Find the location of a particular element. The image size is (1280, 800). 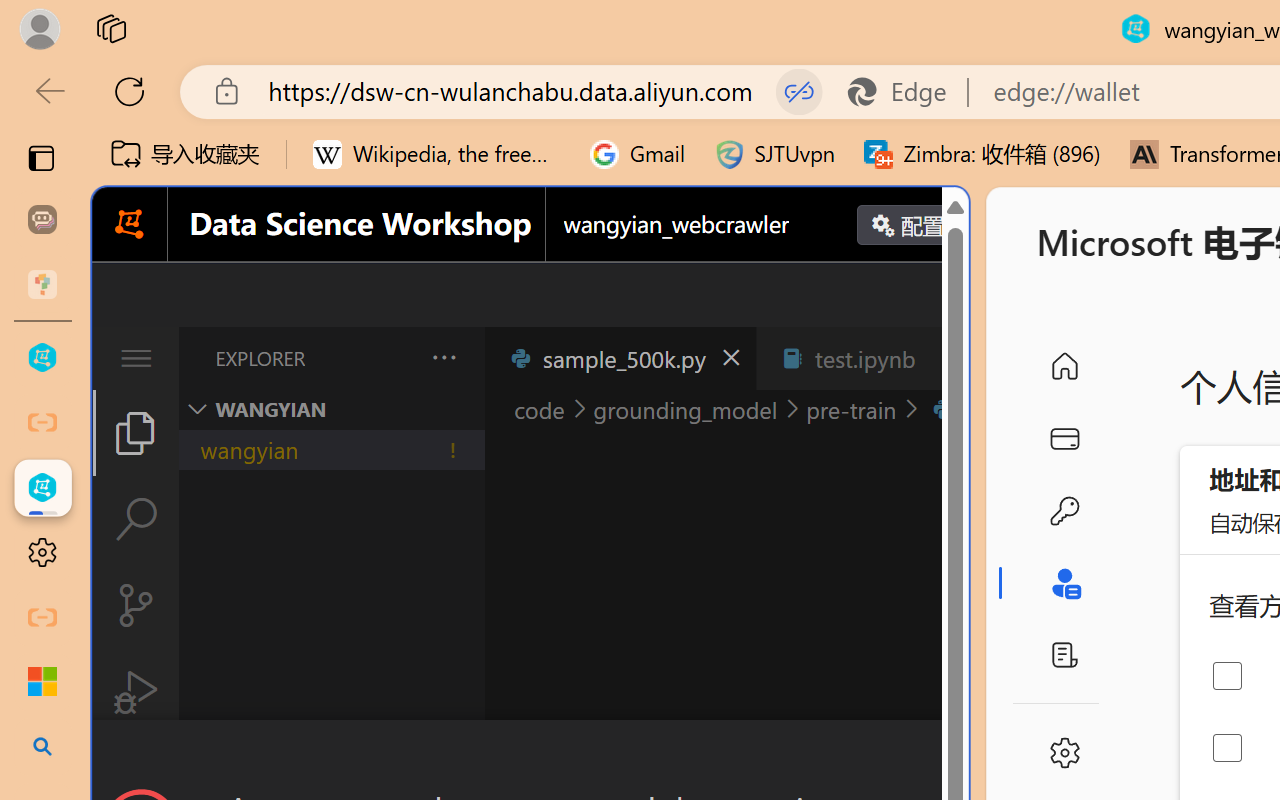

'Close Dialog' is located at coordinates (960, 756).